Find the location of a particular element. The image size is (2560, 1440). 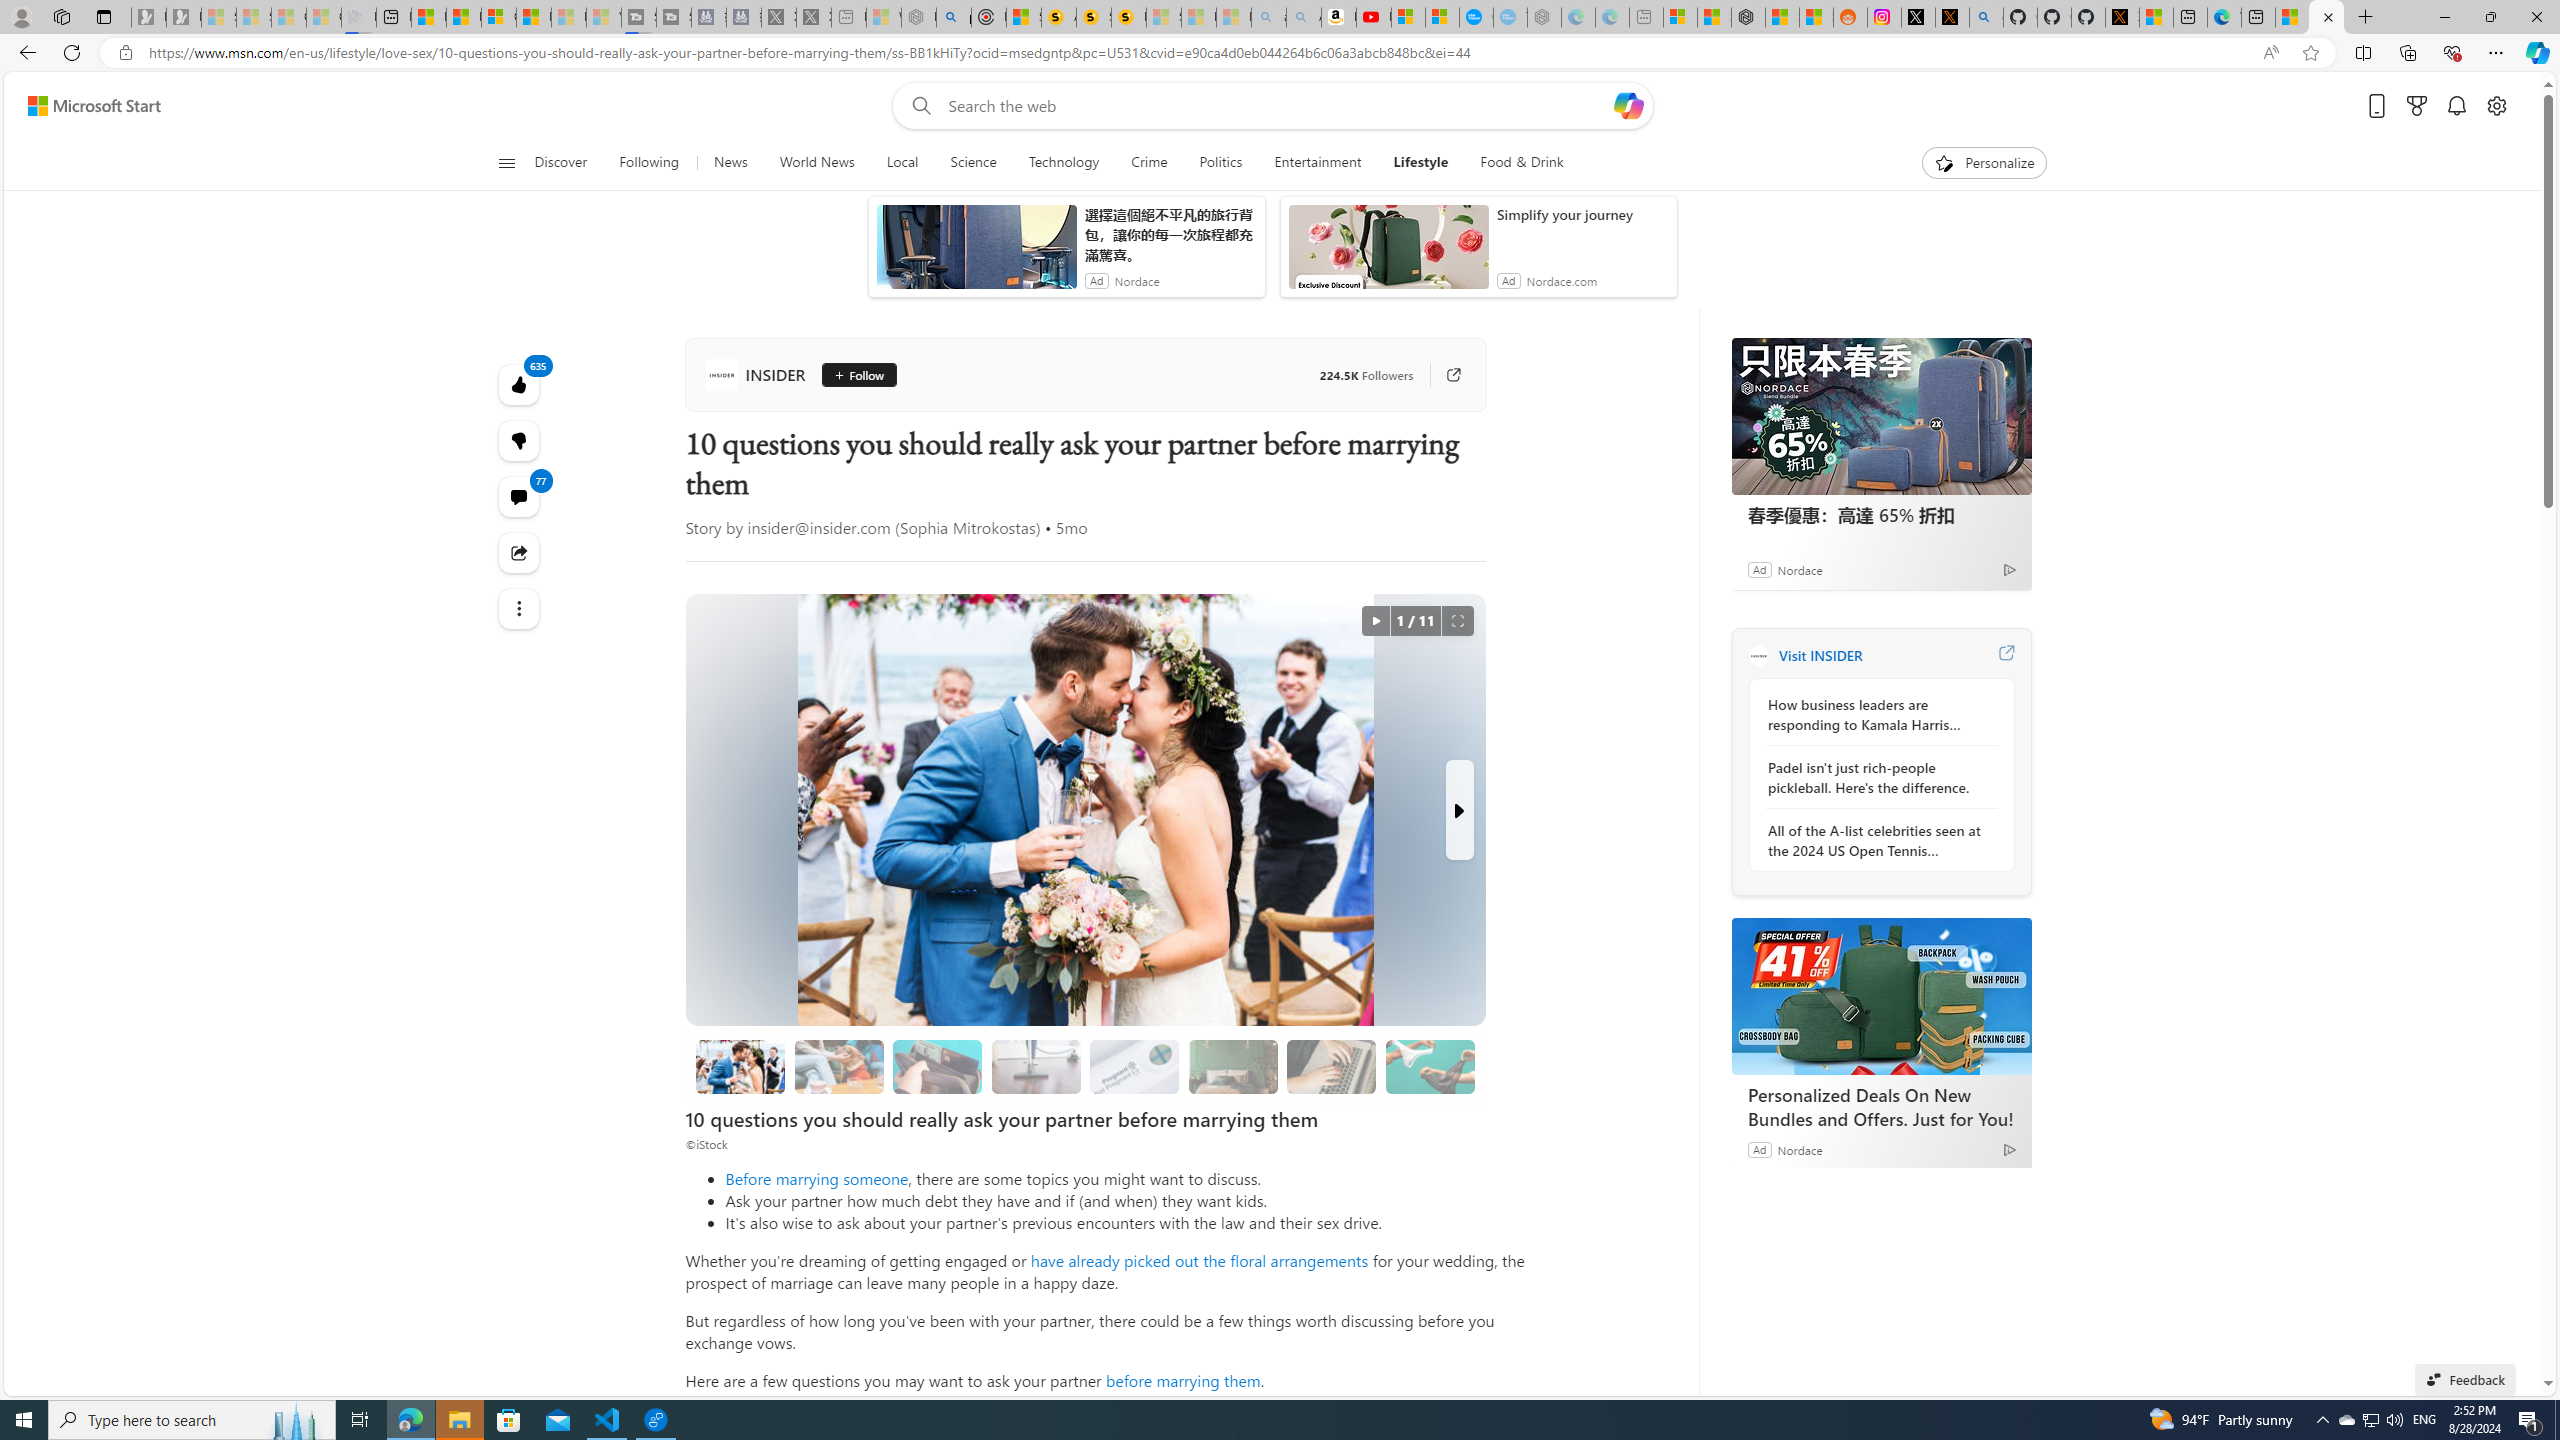

'Local' is located at coordinates (901, 162).